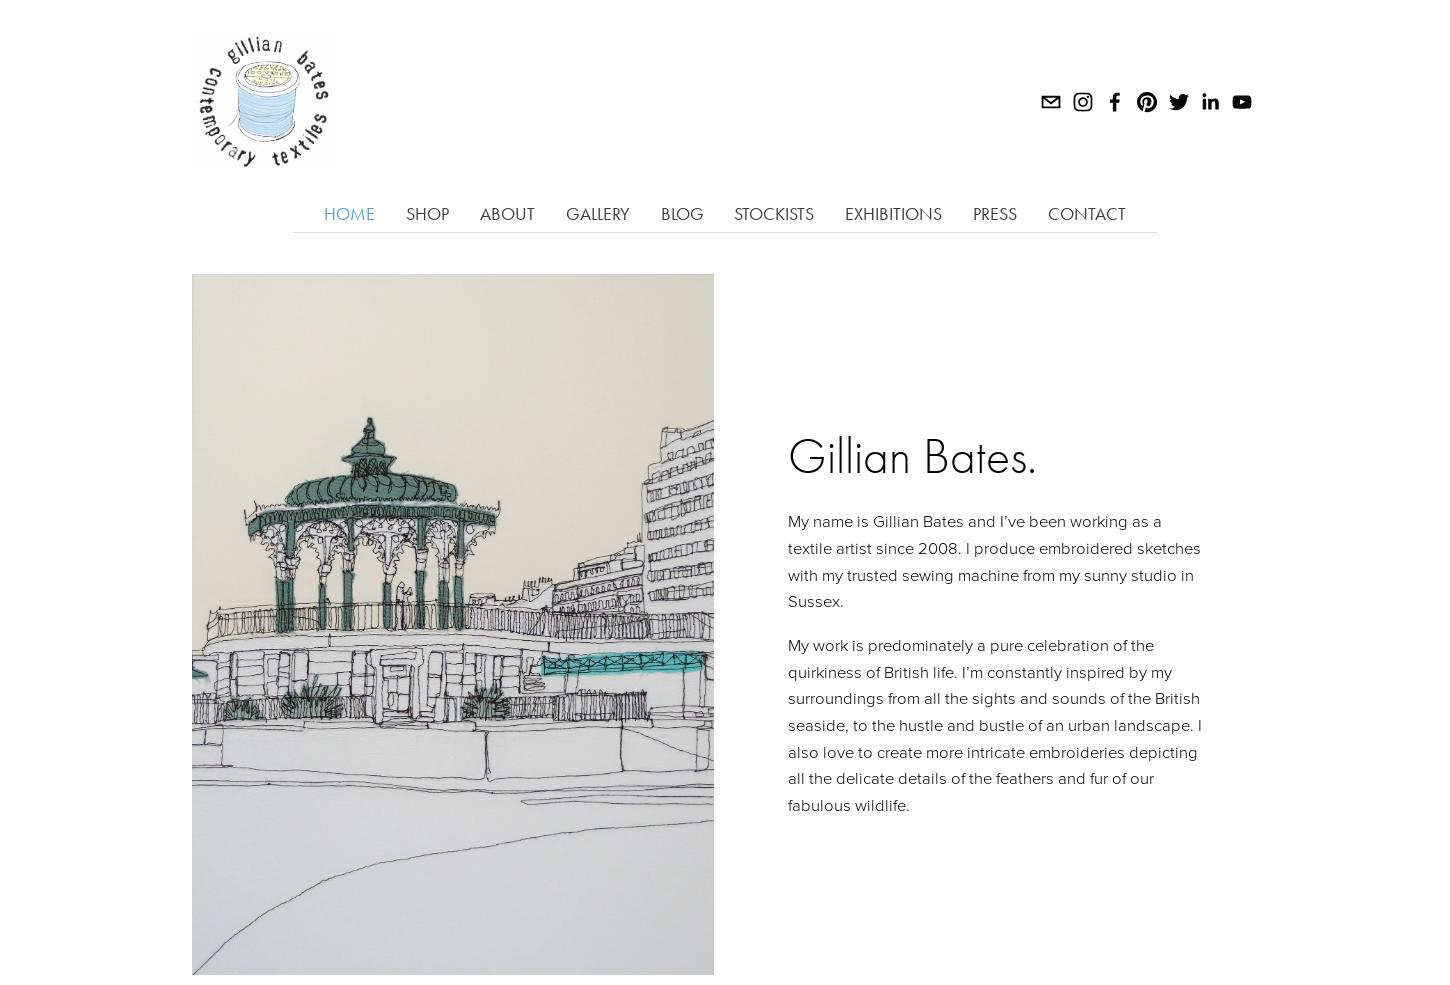  I want to click on 'Blog', so click(680, 212).